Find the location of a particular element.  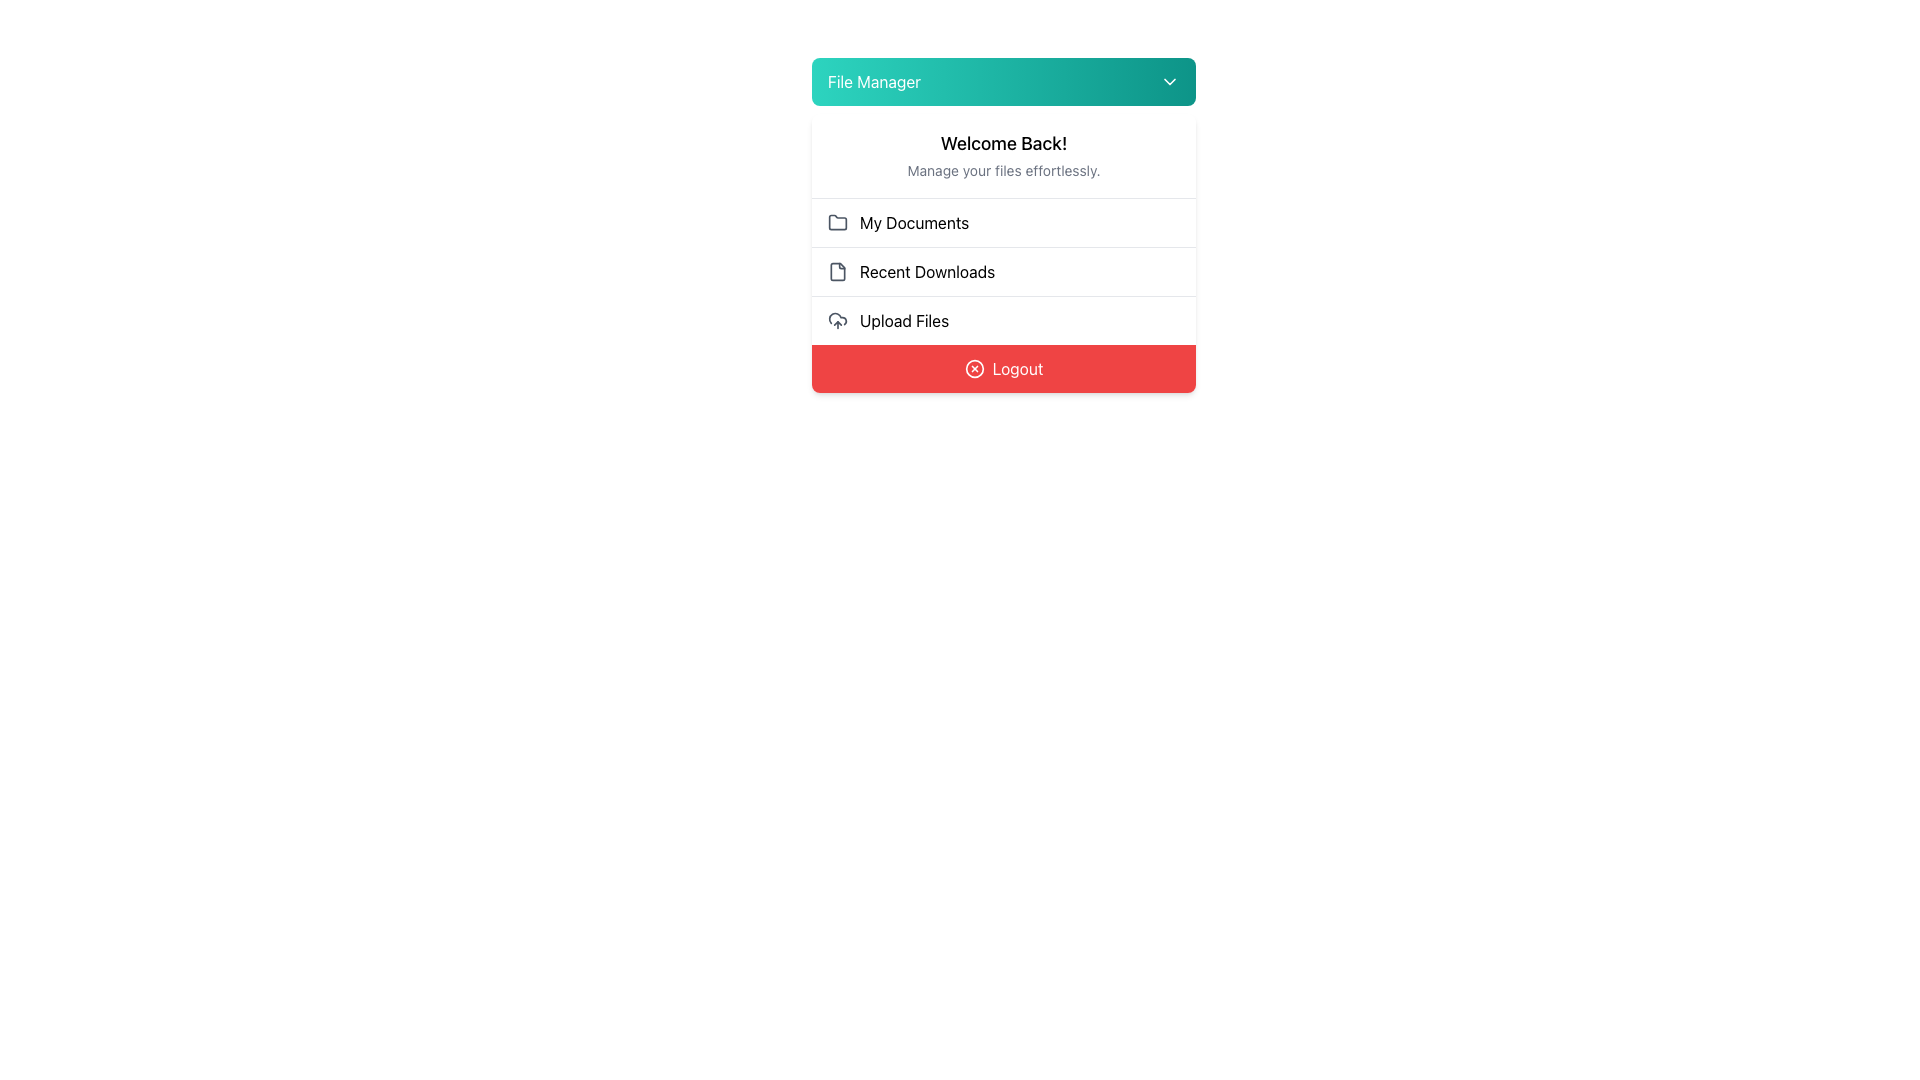

the 'Upload Files' label, which is located below the 'Recent Downloads' item in a vertically-arranged menu, to initiate an upload operation is located at coordinates (903, 319).